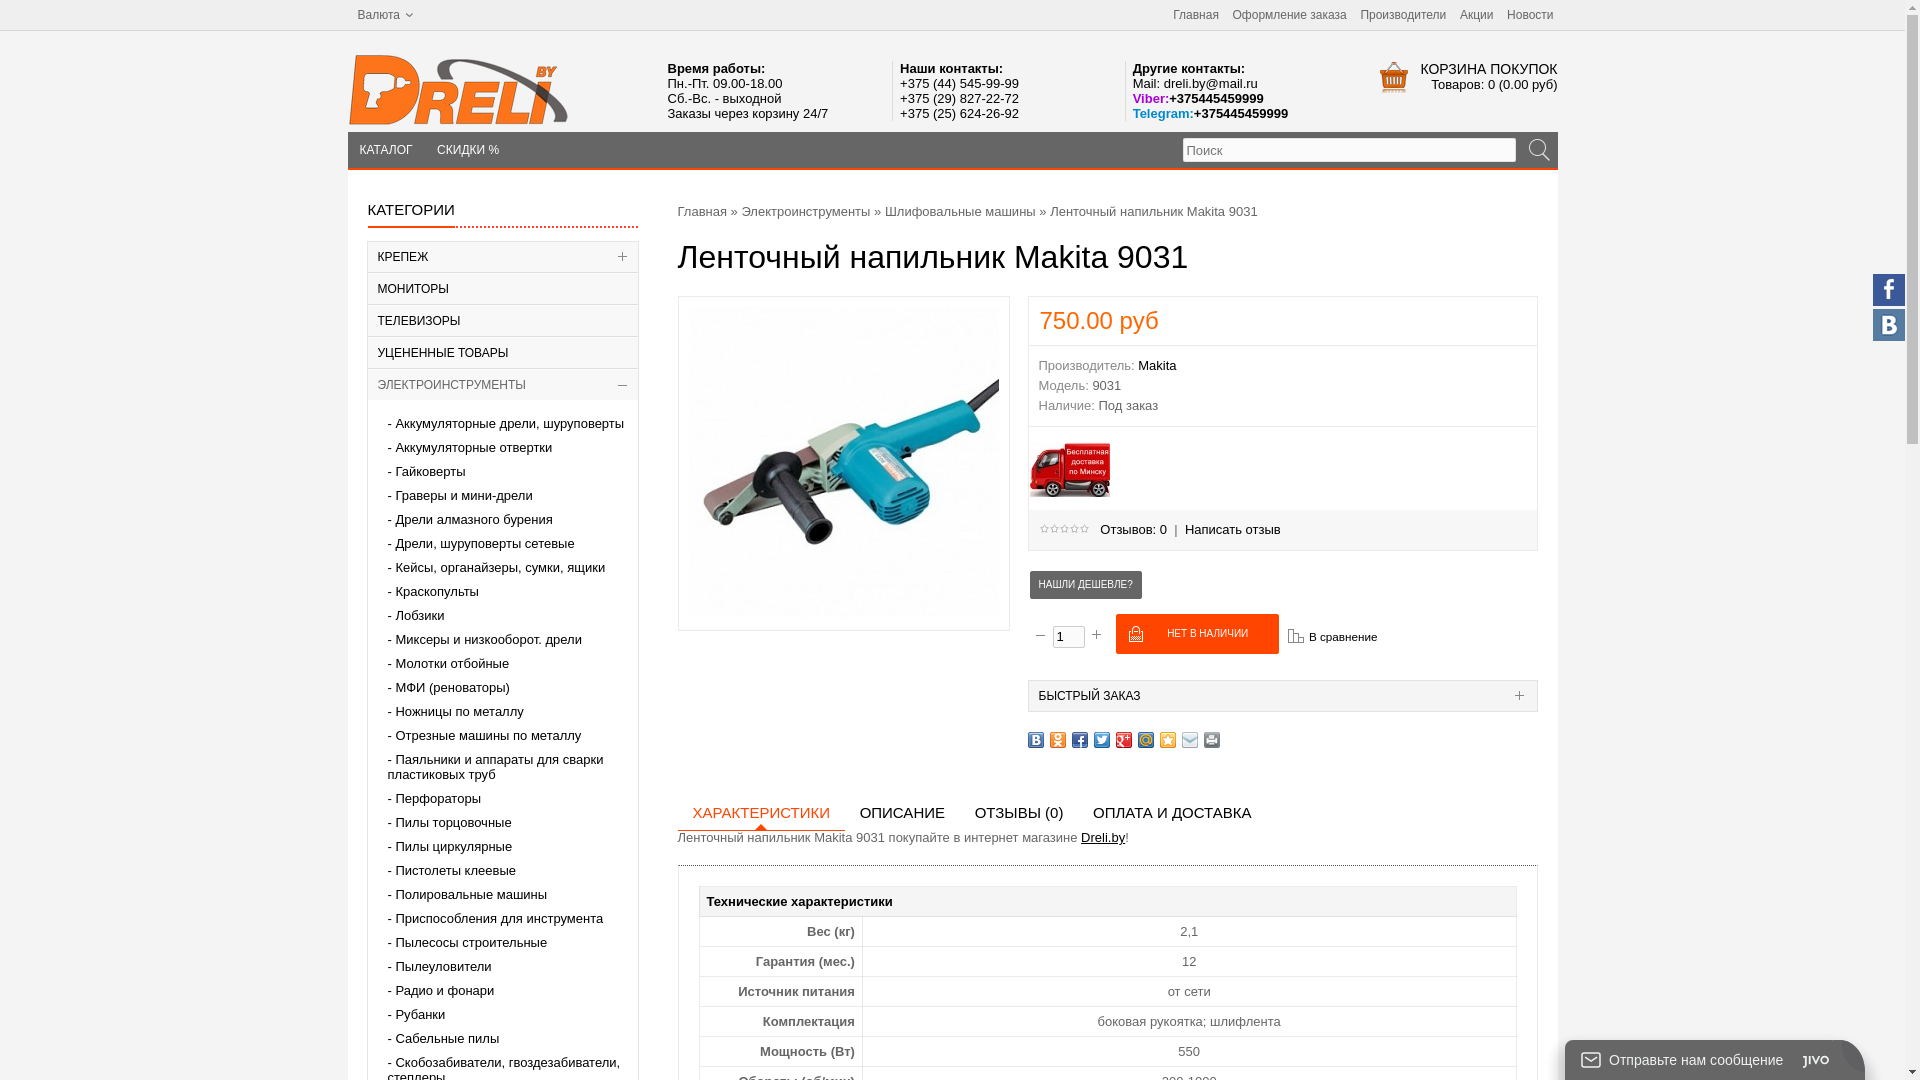 This screenshot has width=1920, height=1080. Describe the element at coordinates (1079, 837) in the screenshot. I see `'Dreli.by'` at that location.